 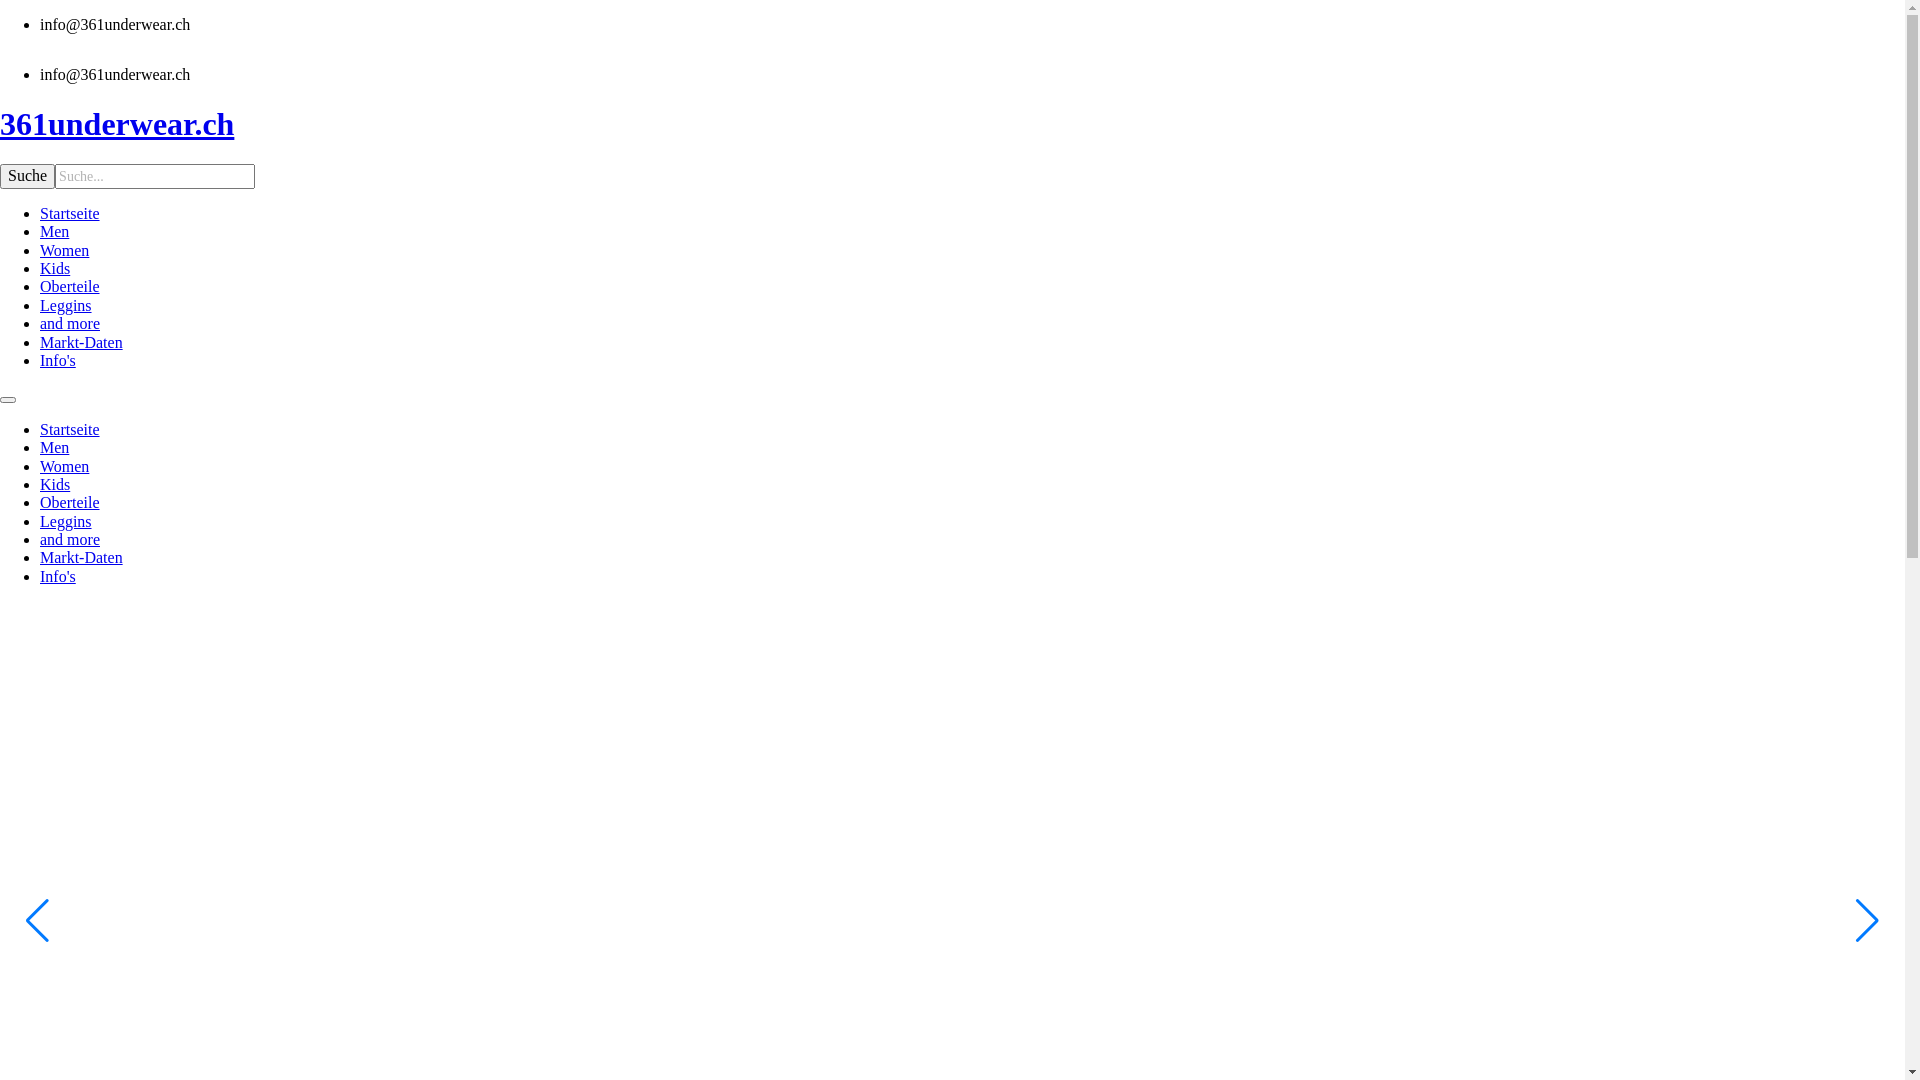 What do you see at coordinates (39, 520) in the screenshot?
I see `'Leggins'` at bounding box center [39, 520].